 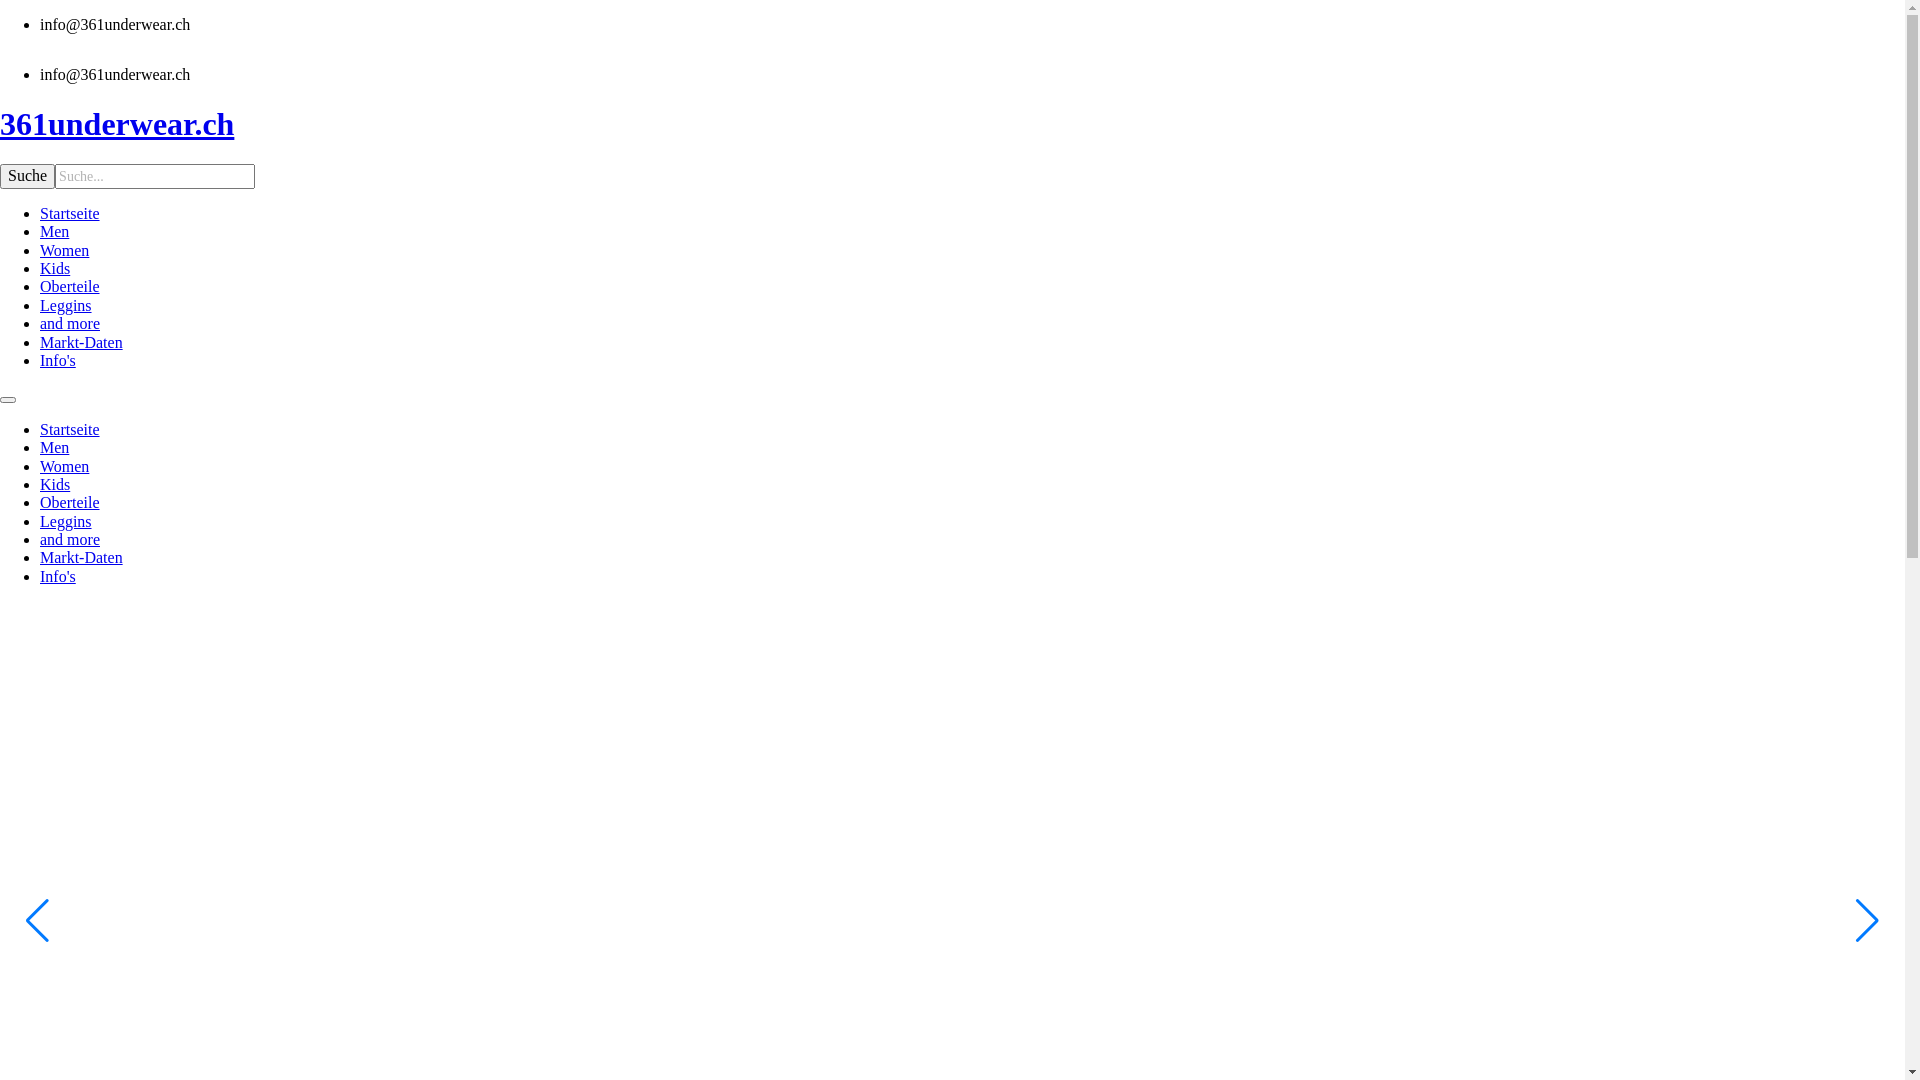 What do you see at coordinates (39, 520) in the screenshot?
I see `'Leggins'` at bounding box center [39, 520].